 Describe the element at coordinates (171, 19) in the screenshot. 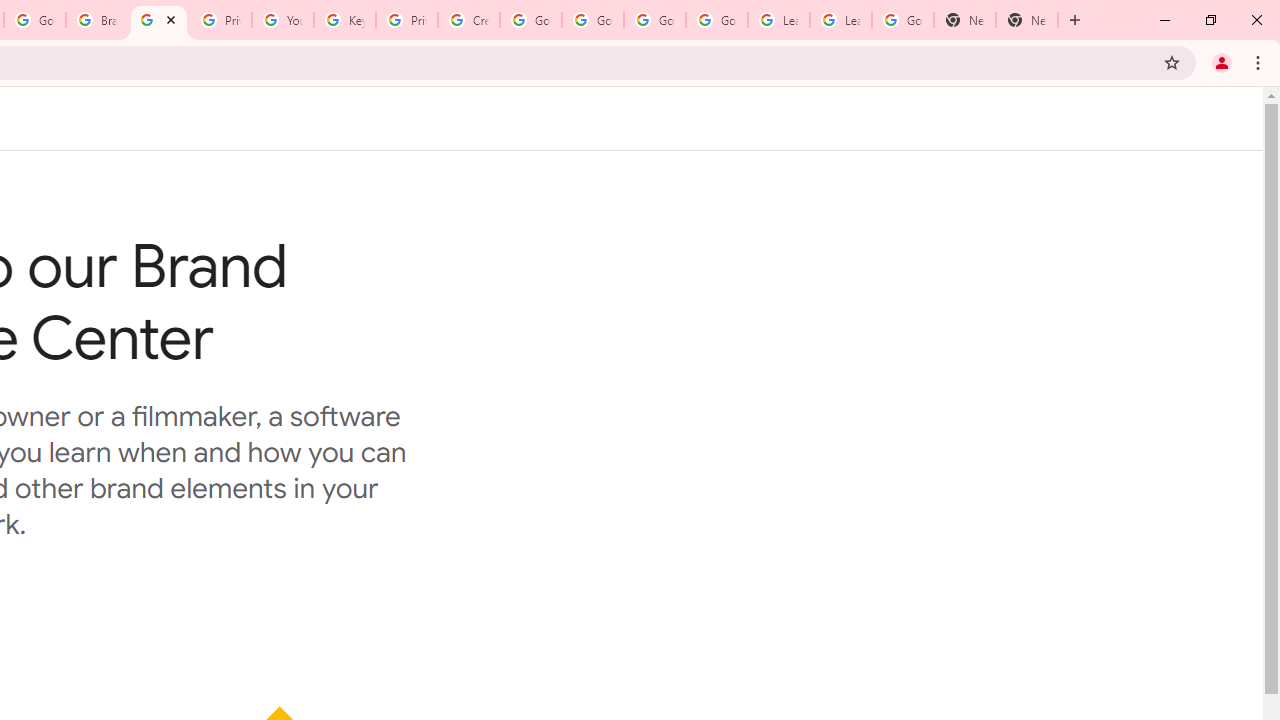

I see `'Close'` at that location.